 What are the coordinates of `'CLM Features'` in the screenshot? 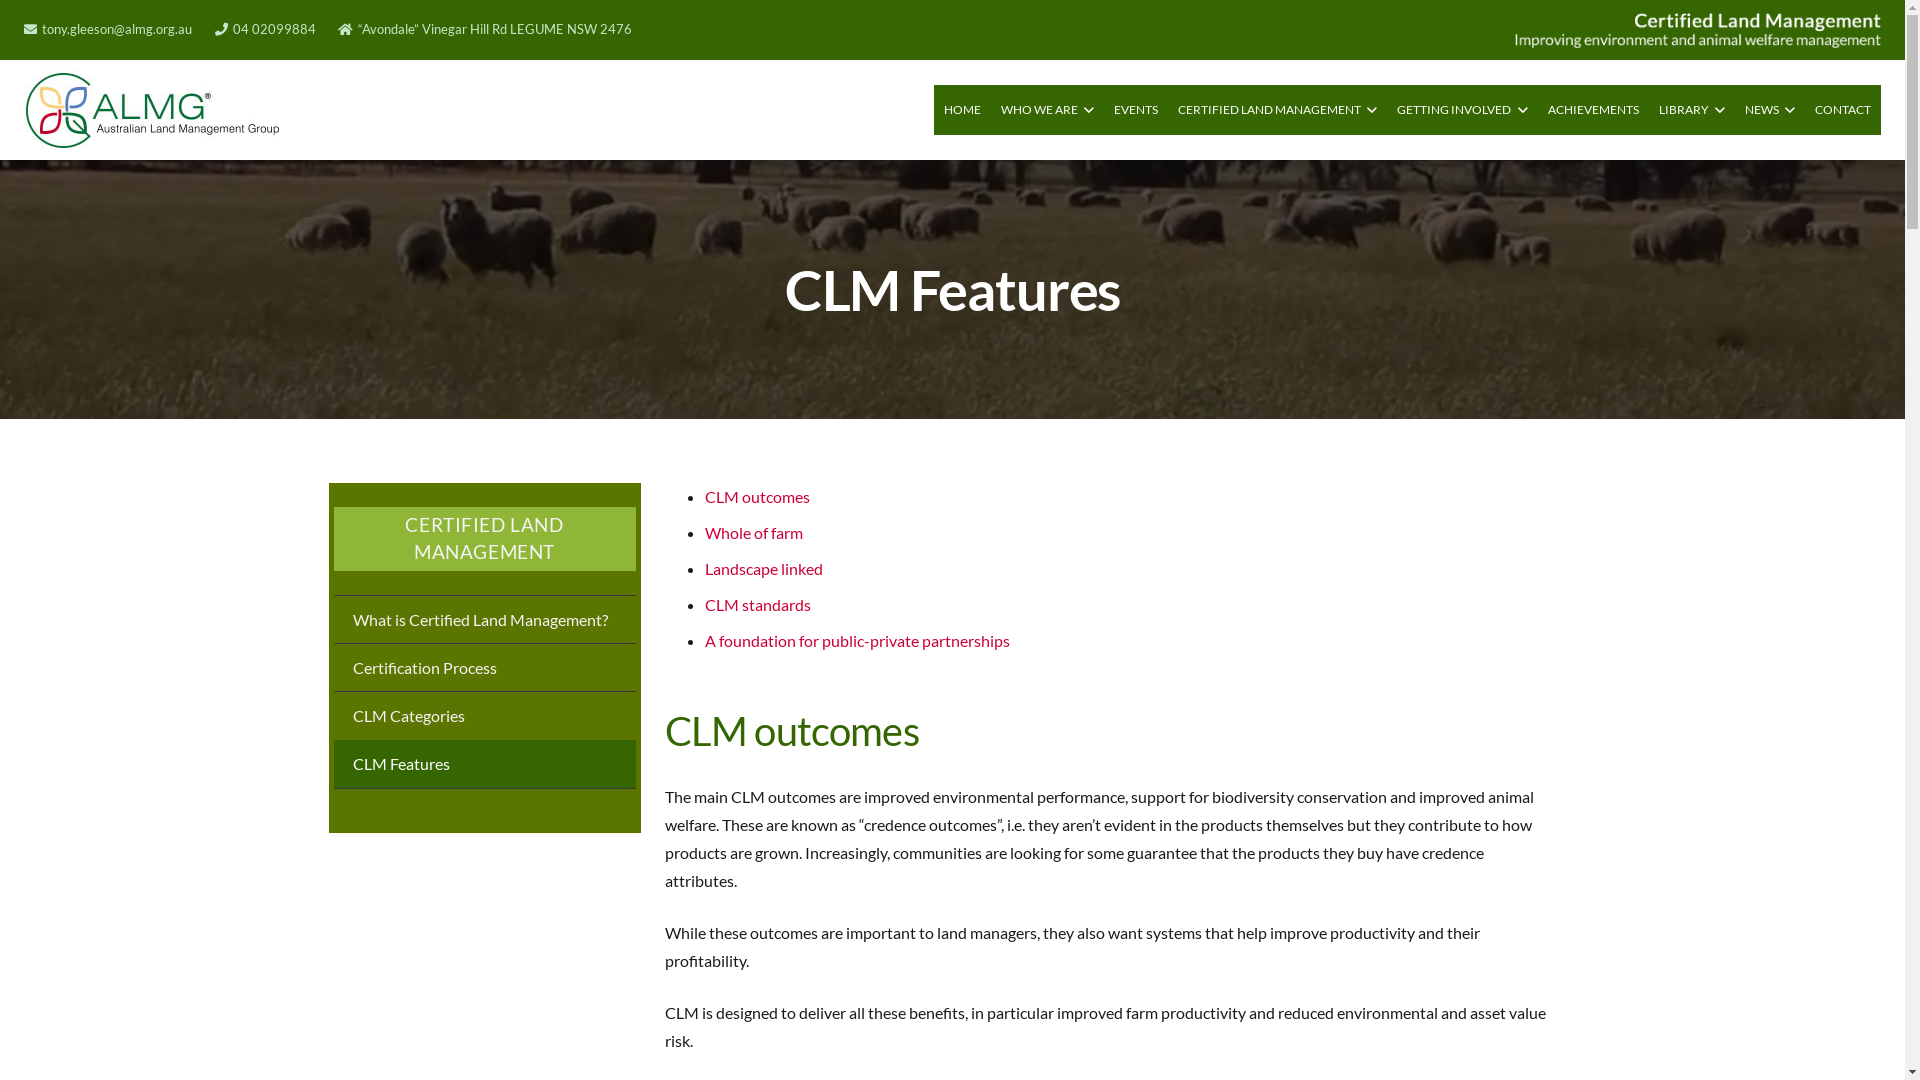 It's located at (484, 763).